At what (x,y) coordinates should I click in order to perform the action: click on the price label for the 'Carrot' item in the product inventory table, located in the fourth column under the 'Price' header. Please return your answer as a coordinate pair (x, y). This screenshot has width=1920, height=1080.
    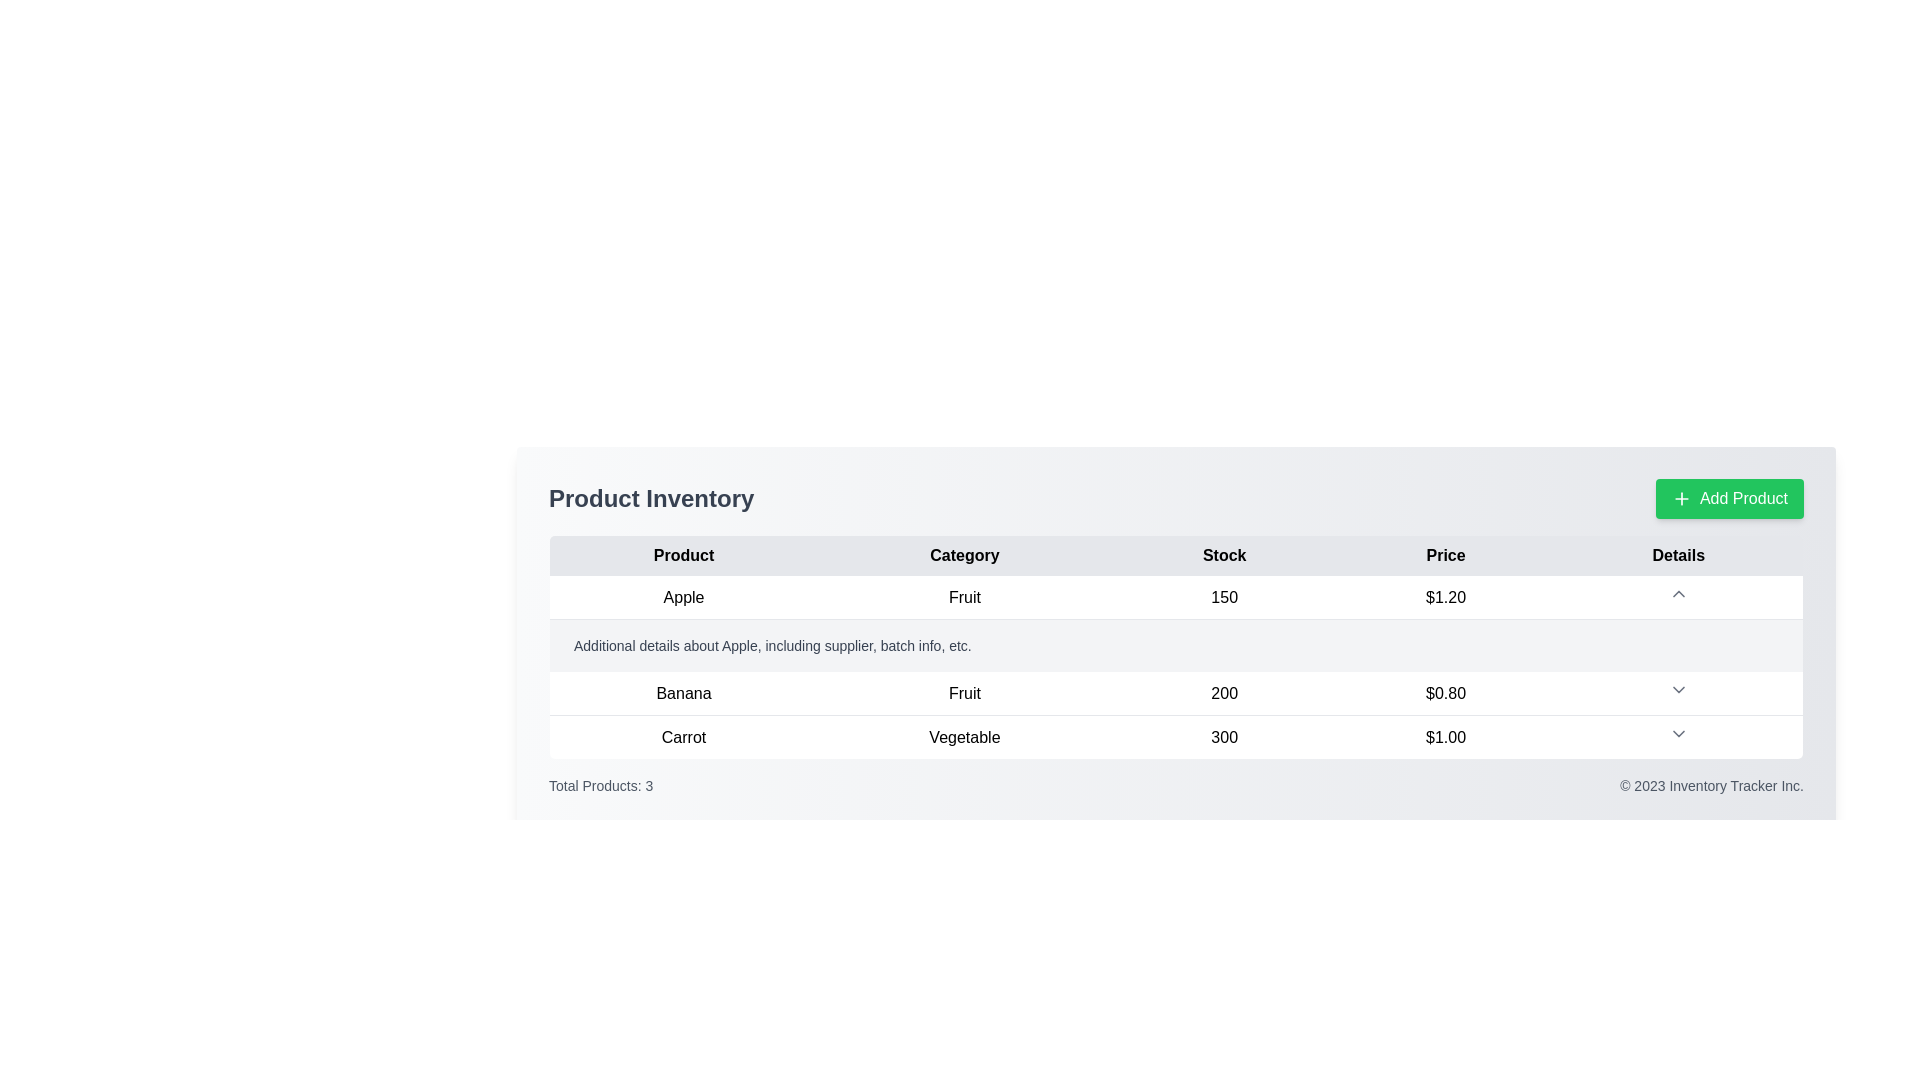
    Looking at the image, I should click on (1446, 737).